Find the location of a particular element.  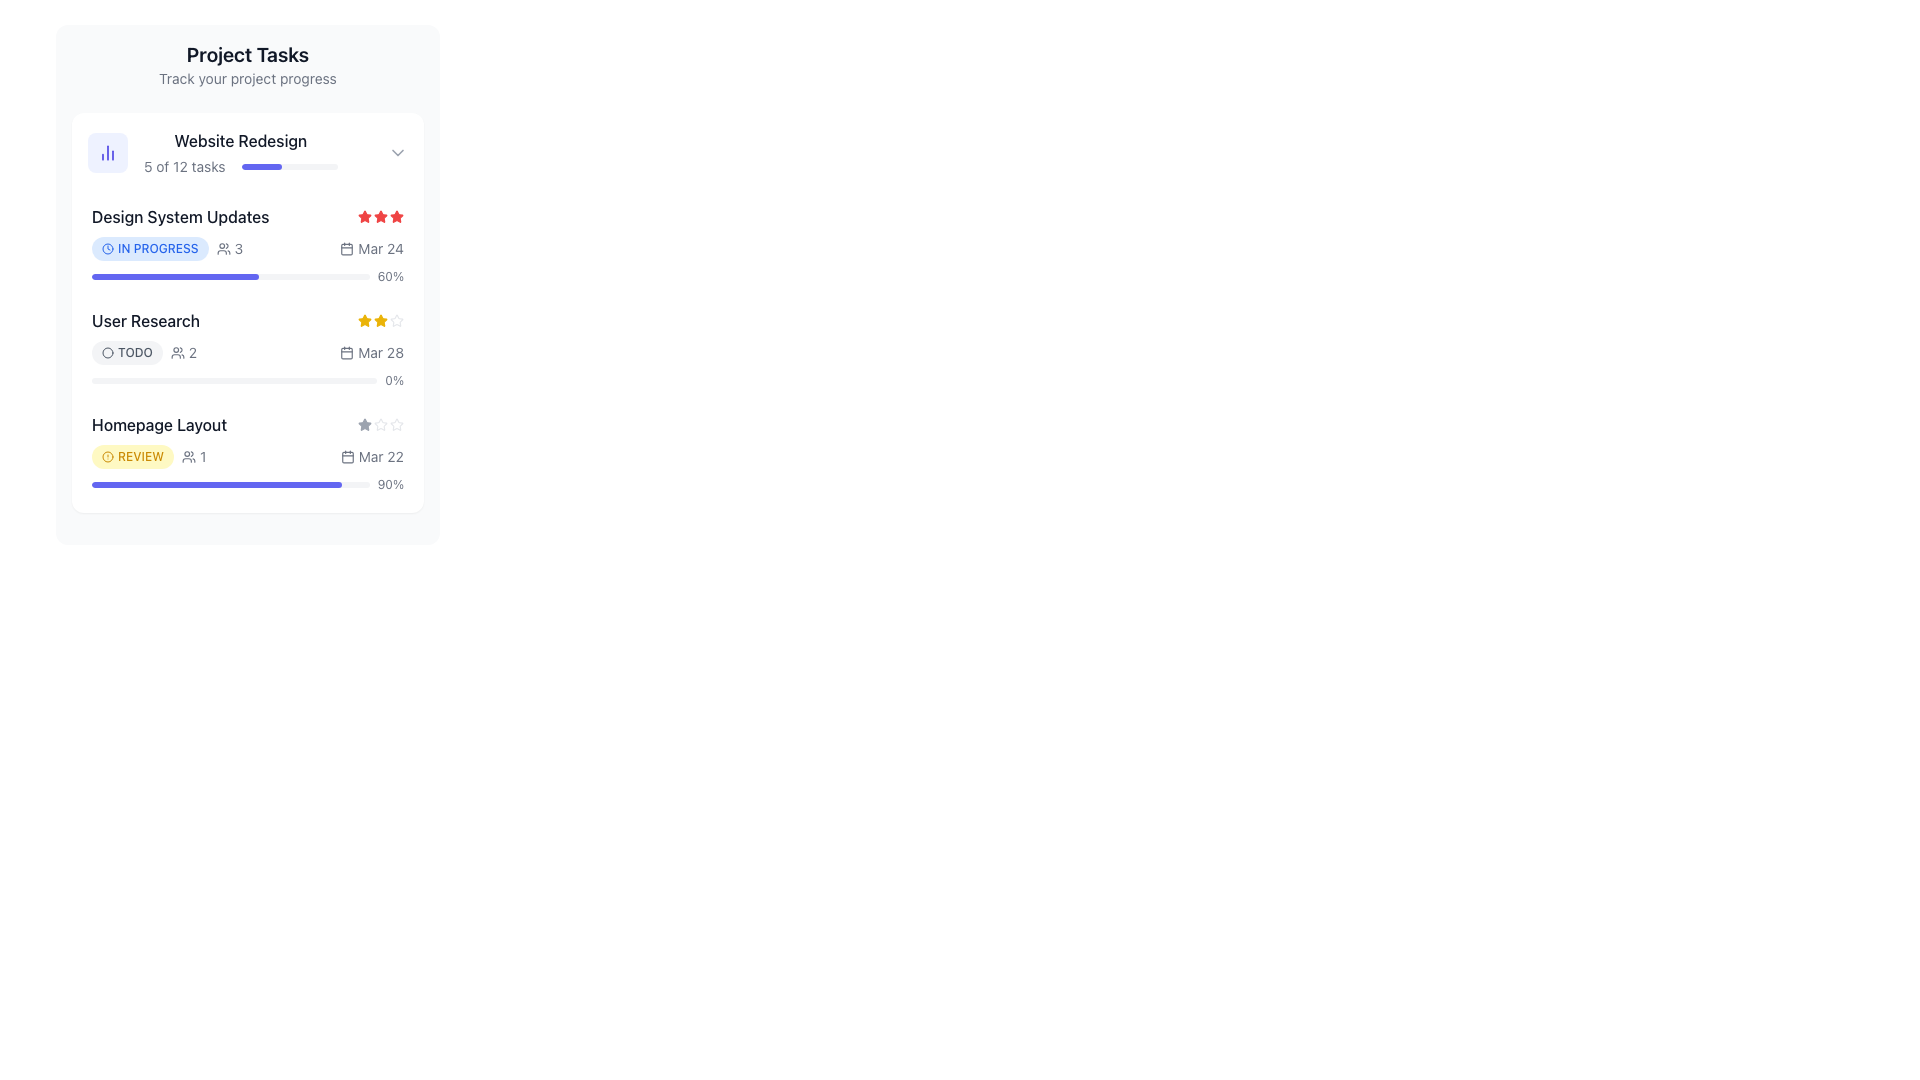

the leftmost star in the 5-star rating system for the 'Homepage Layout' task is located at coordinates (364, 423).